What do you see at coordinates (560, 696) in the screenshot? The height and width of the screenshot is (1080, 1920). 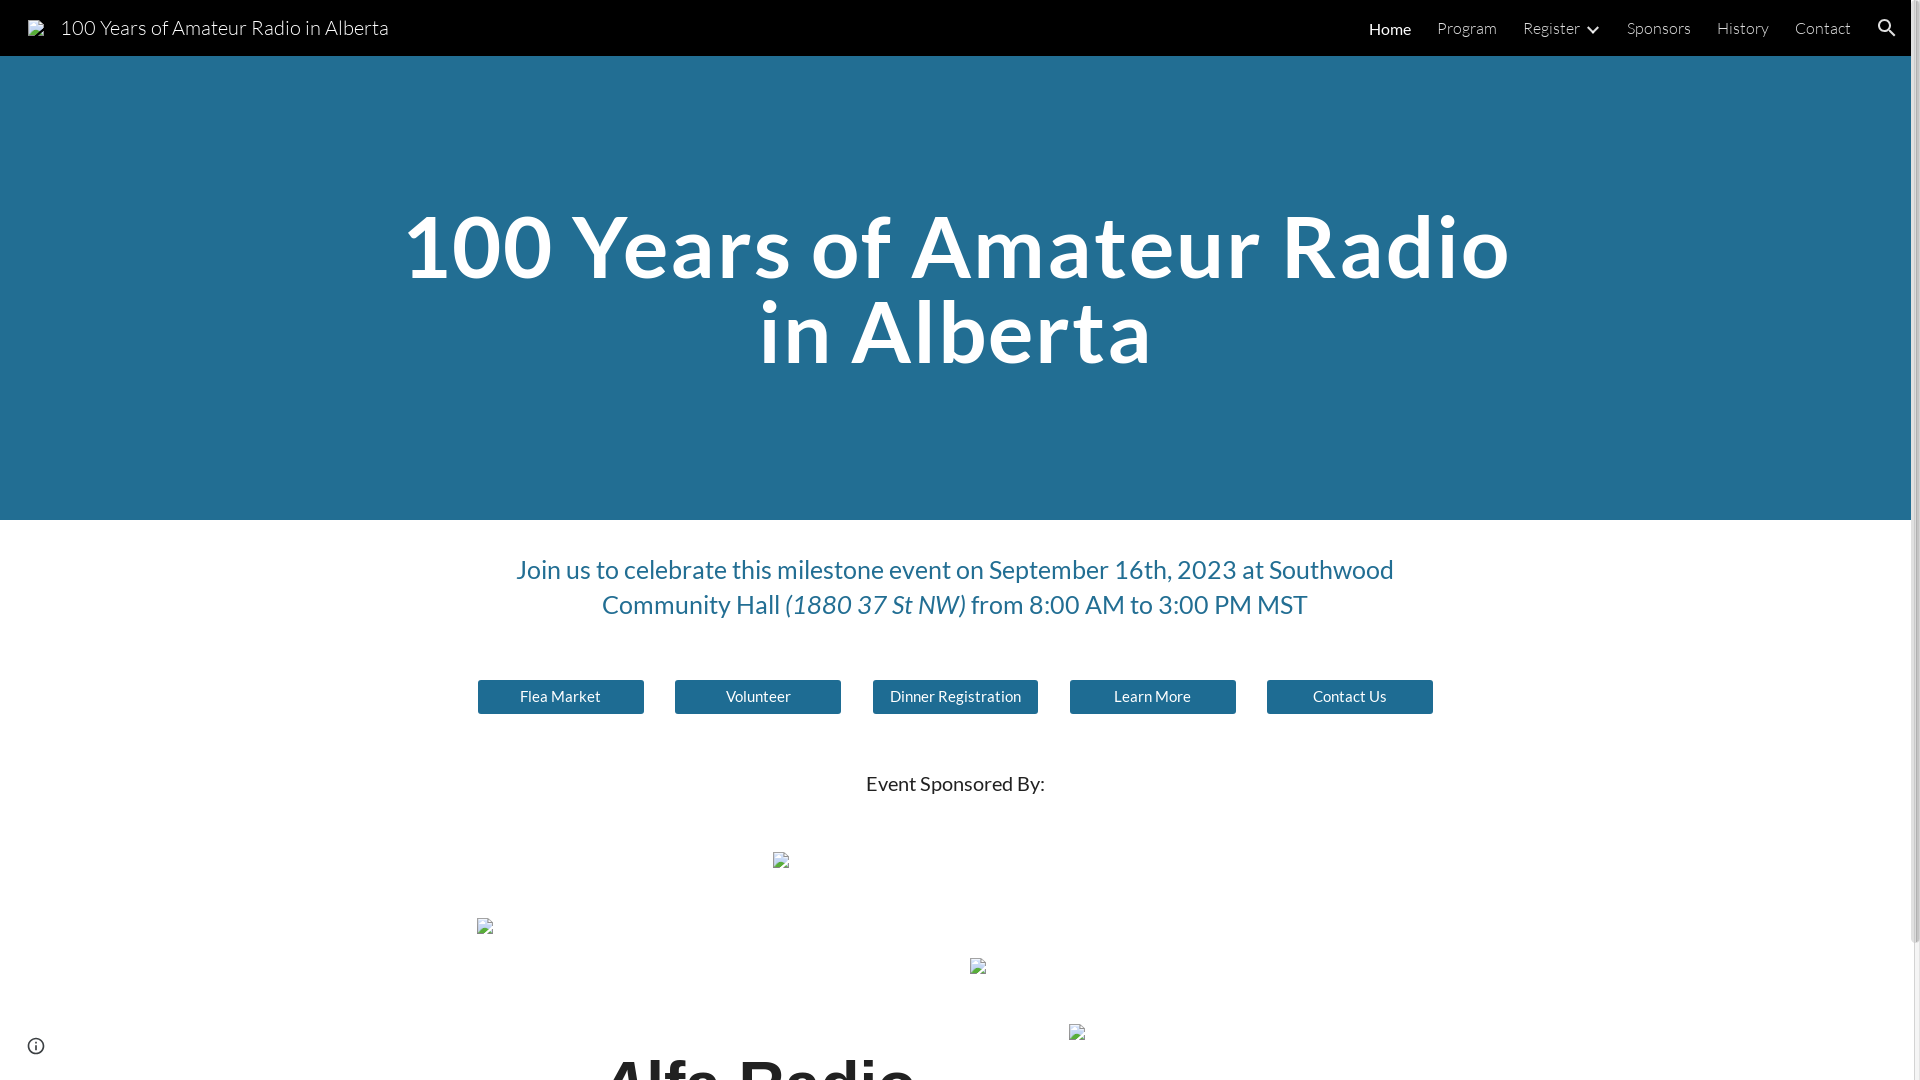 I see `'Flea Market'` at bounding box center [560, 696].